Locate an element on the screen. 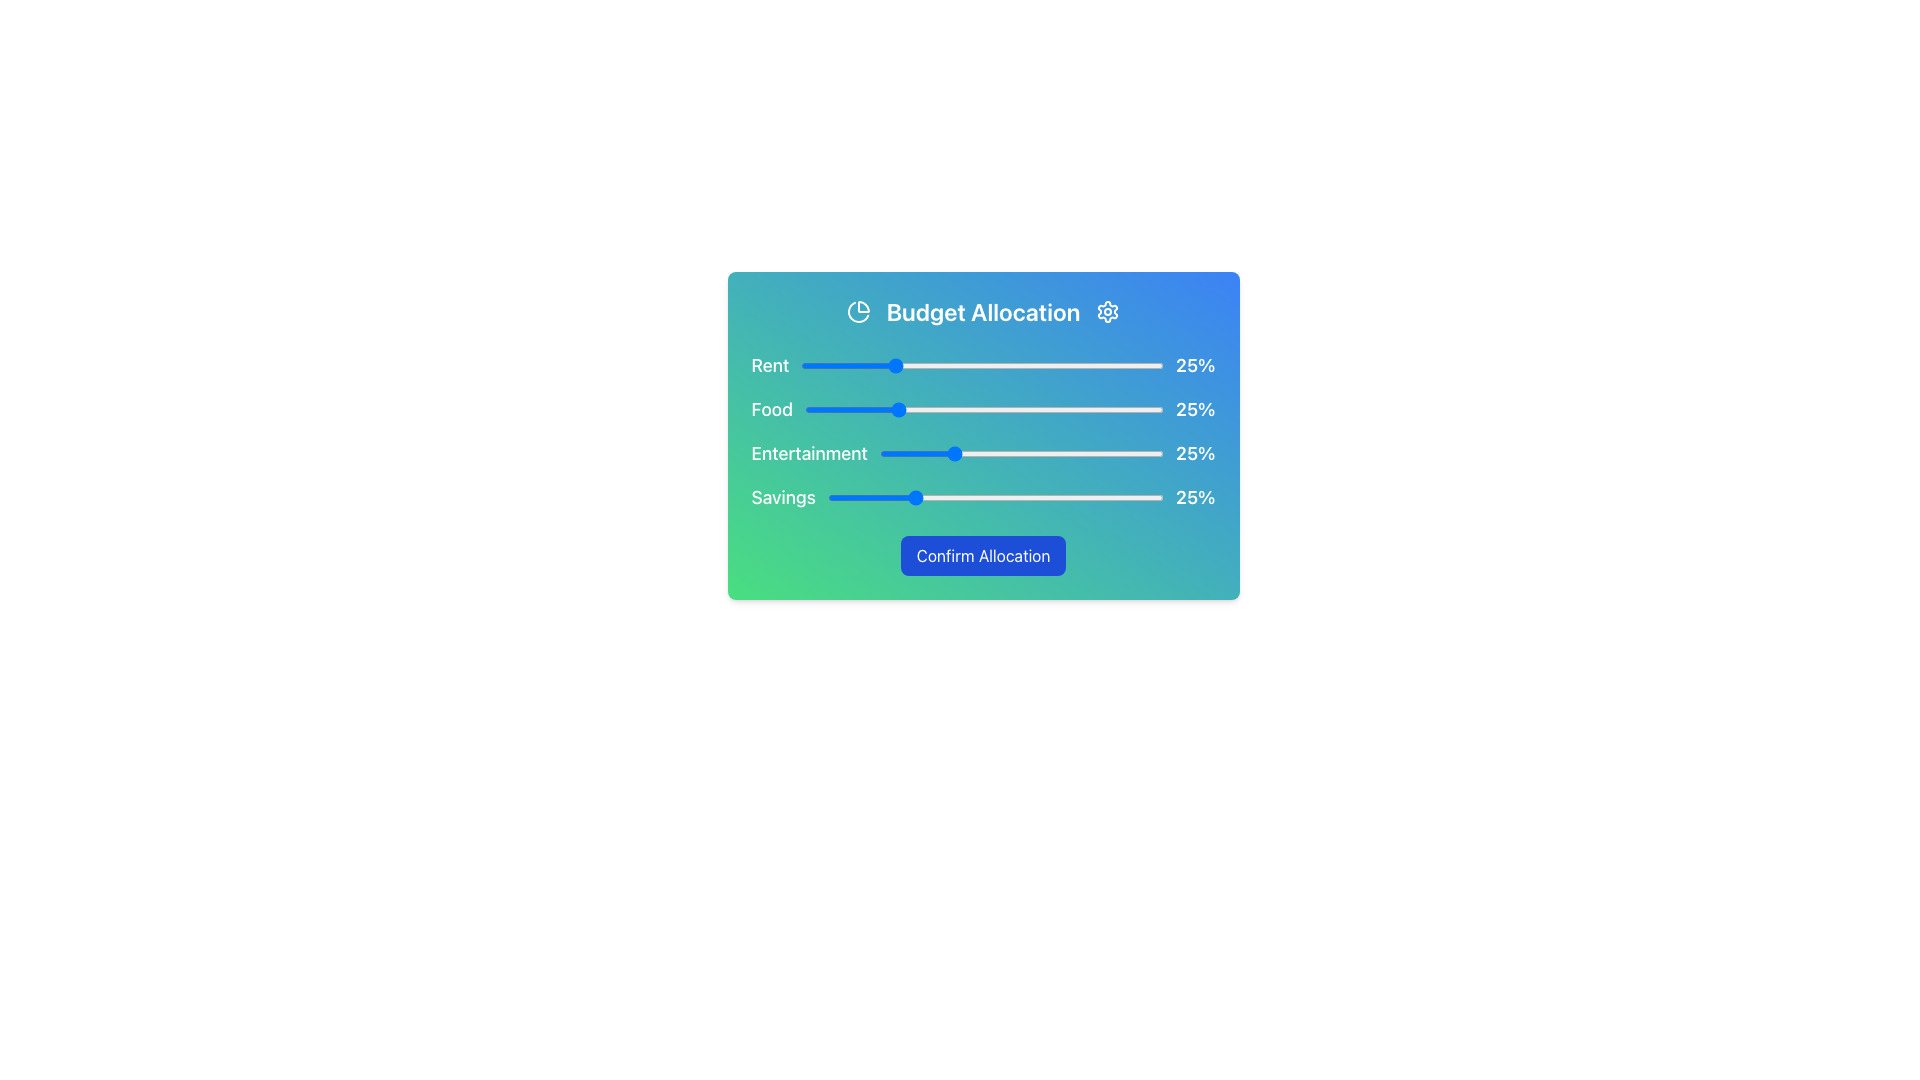 The image size is (1920, 1080). the 'Rent' allocation slider is located at coordinates (1142, 366).